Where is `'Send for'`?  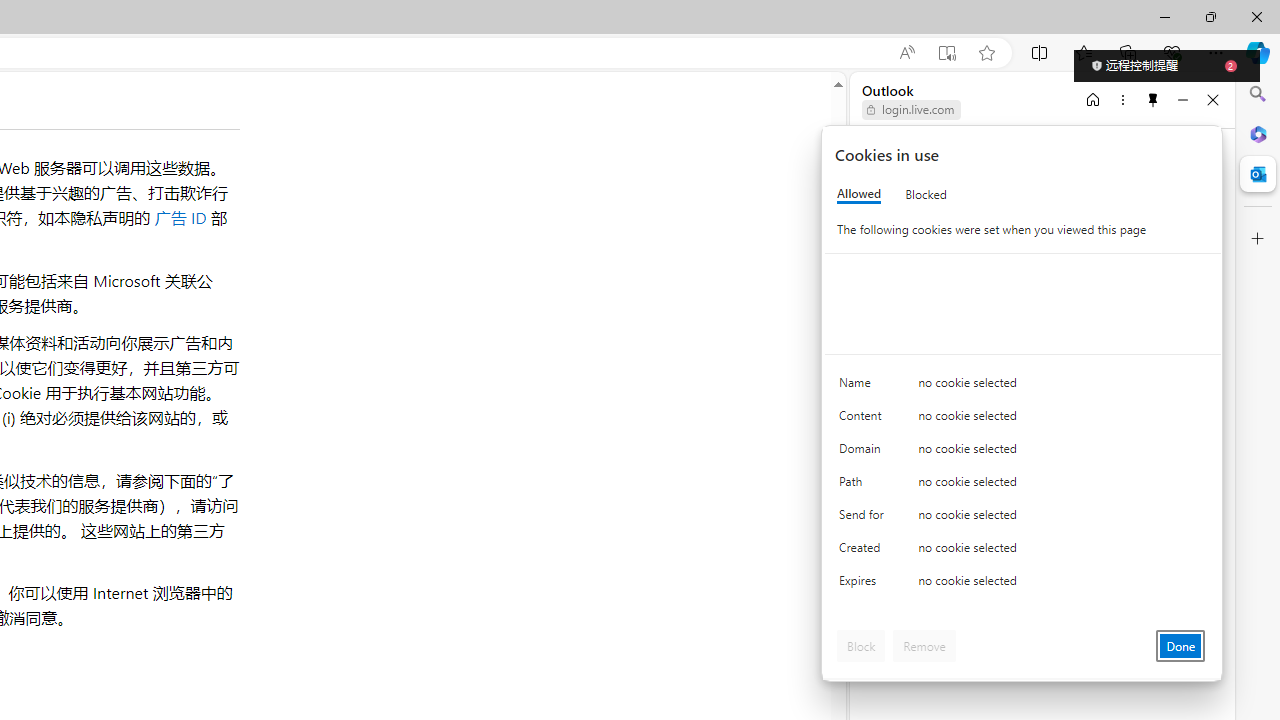 'Send for' is located at coordinates (865, 518).